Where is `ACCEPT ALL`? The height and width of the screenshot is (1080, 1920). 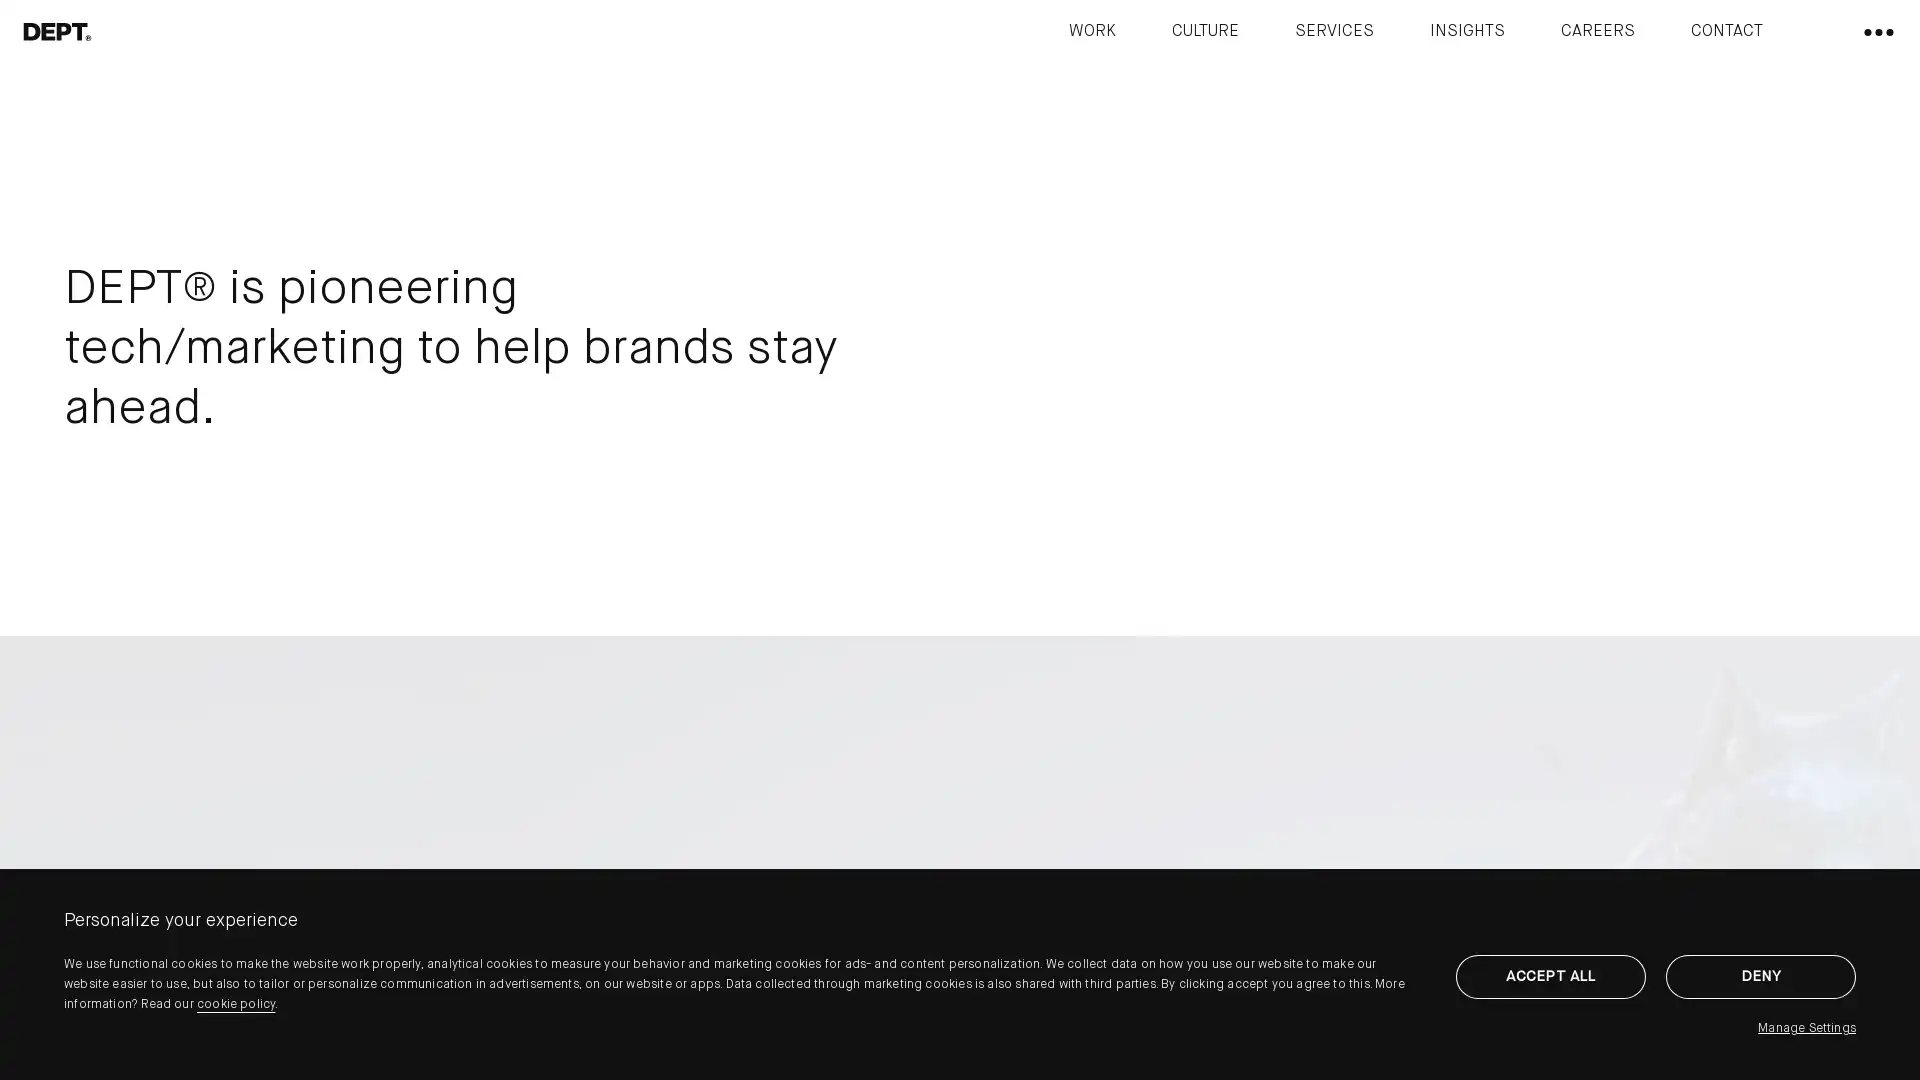 ACCEPT ALL is located at coordinates (1549, 975).